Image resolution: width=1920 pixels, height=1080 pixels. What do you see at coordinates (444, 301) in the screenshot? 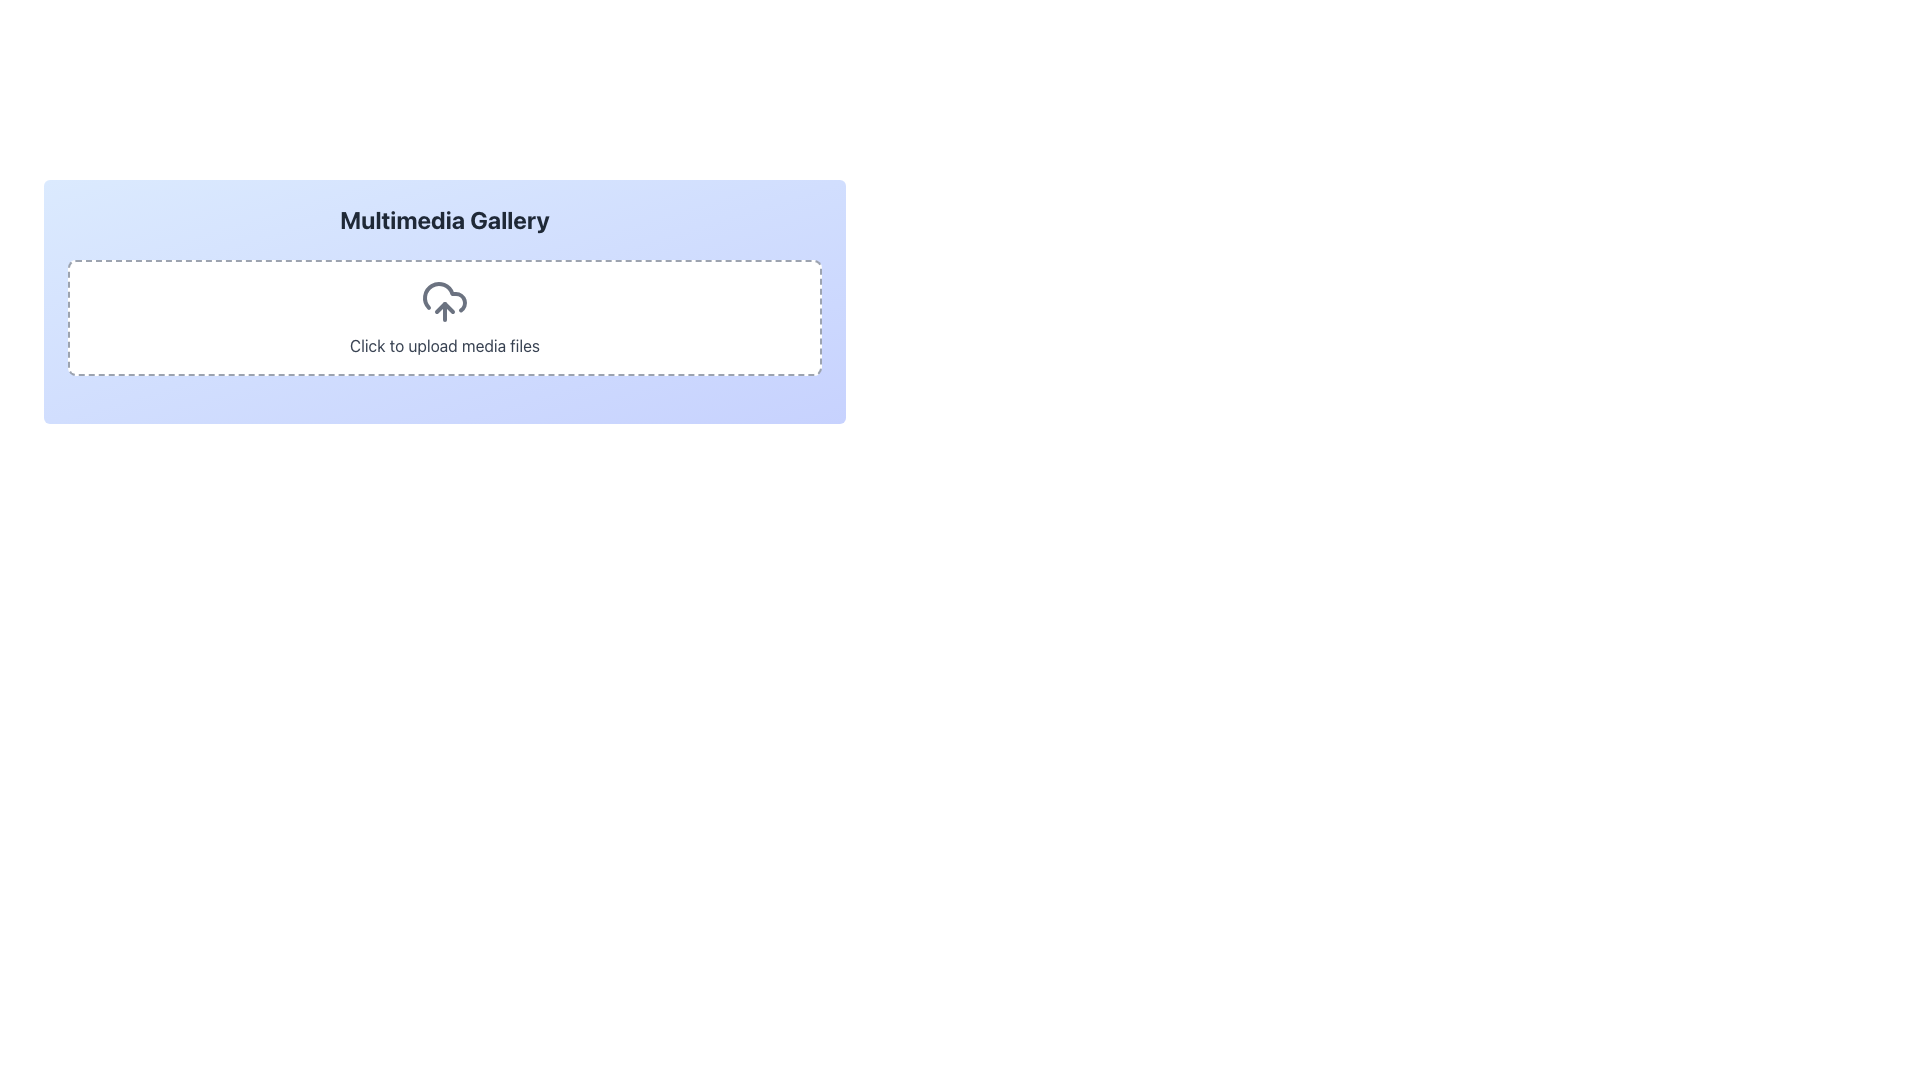
I see `the cloud-shaped upload icon, which is centered inside a dashed box labeled 'Click to upload media files'` at bounding box center [444, 301].